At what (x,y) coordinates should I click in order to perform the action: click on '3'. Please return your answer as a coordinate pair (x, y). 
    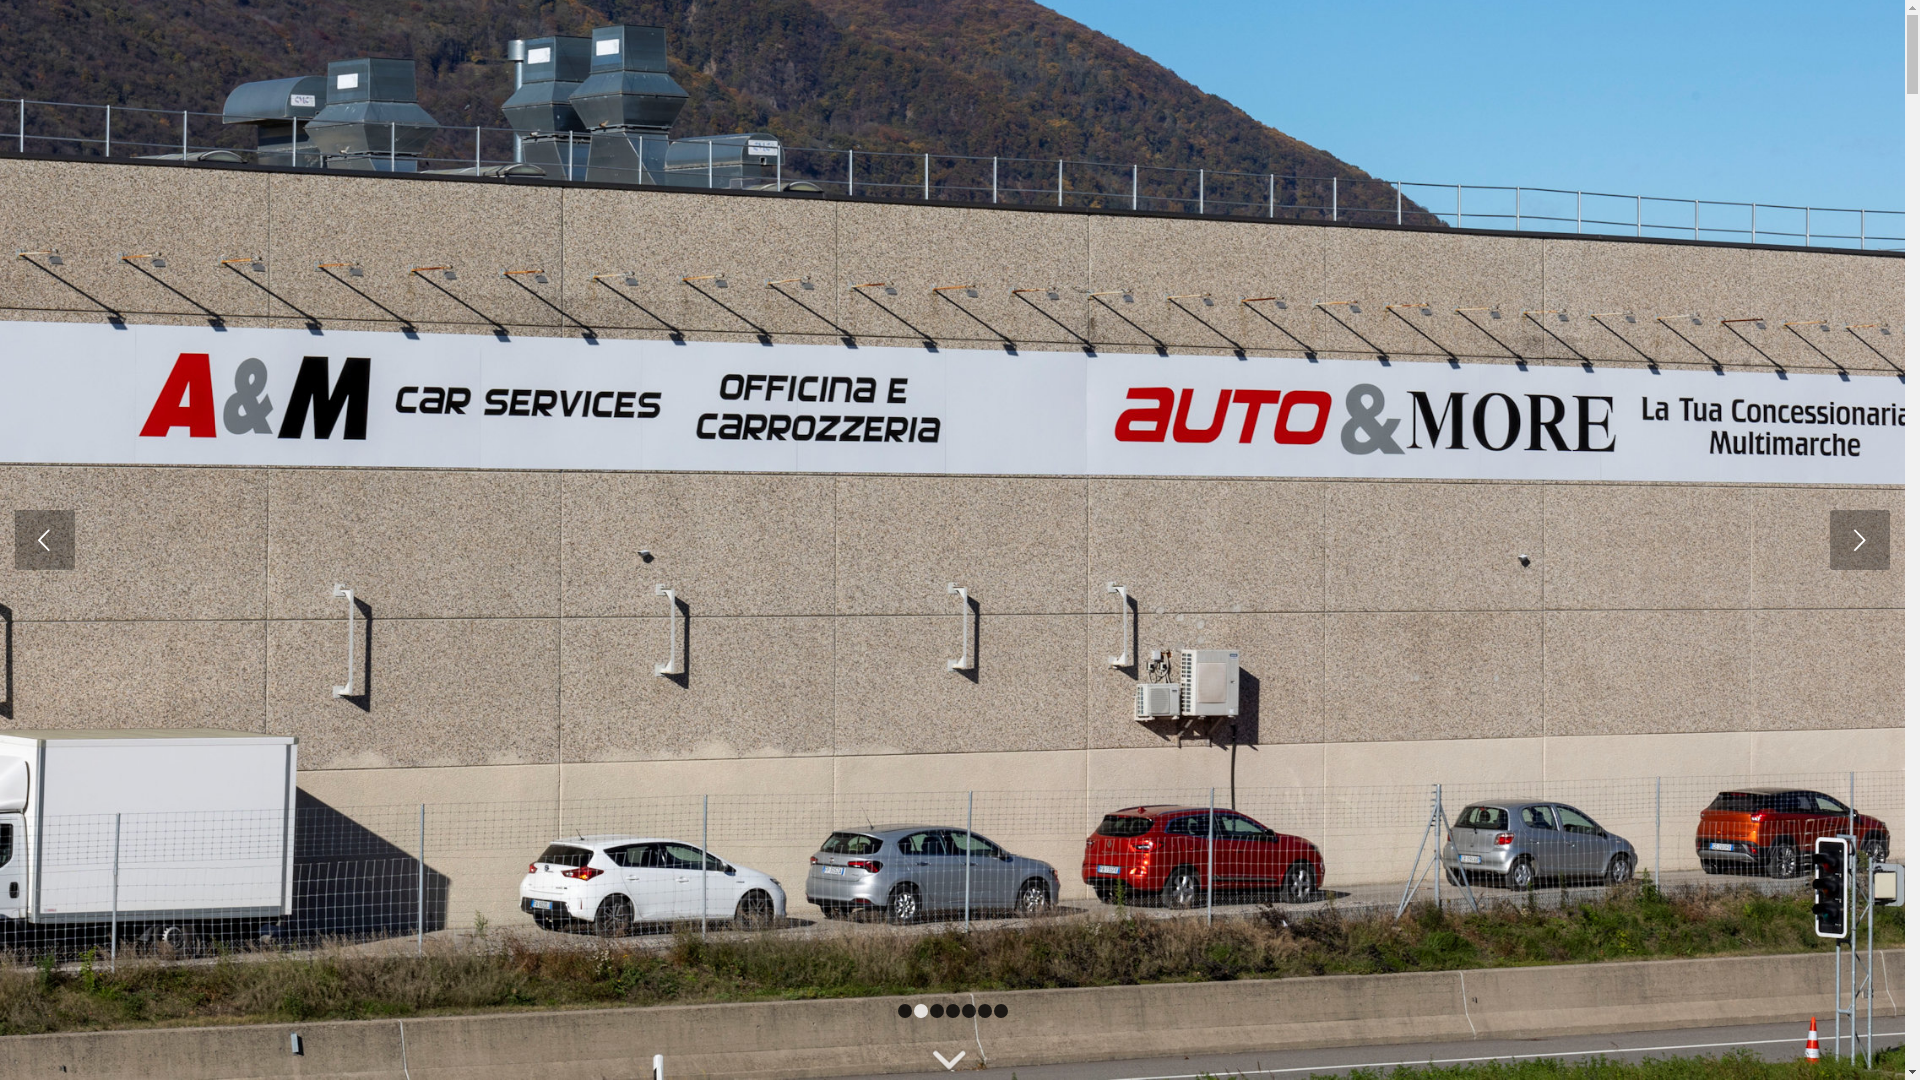
    Looking at the image, I should click on (929, 1010).